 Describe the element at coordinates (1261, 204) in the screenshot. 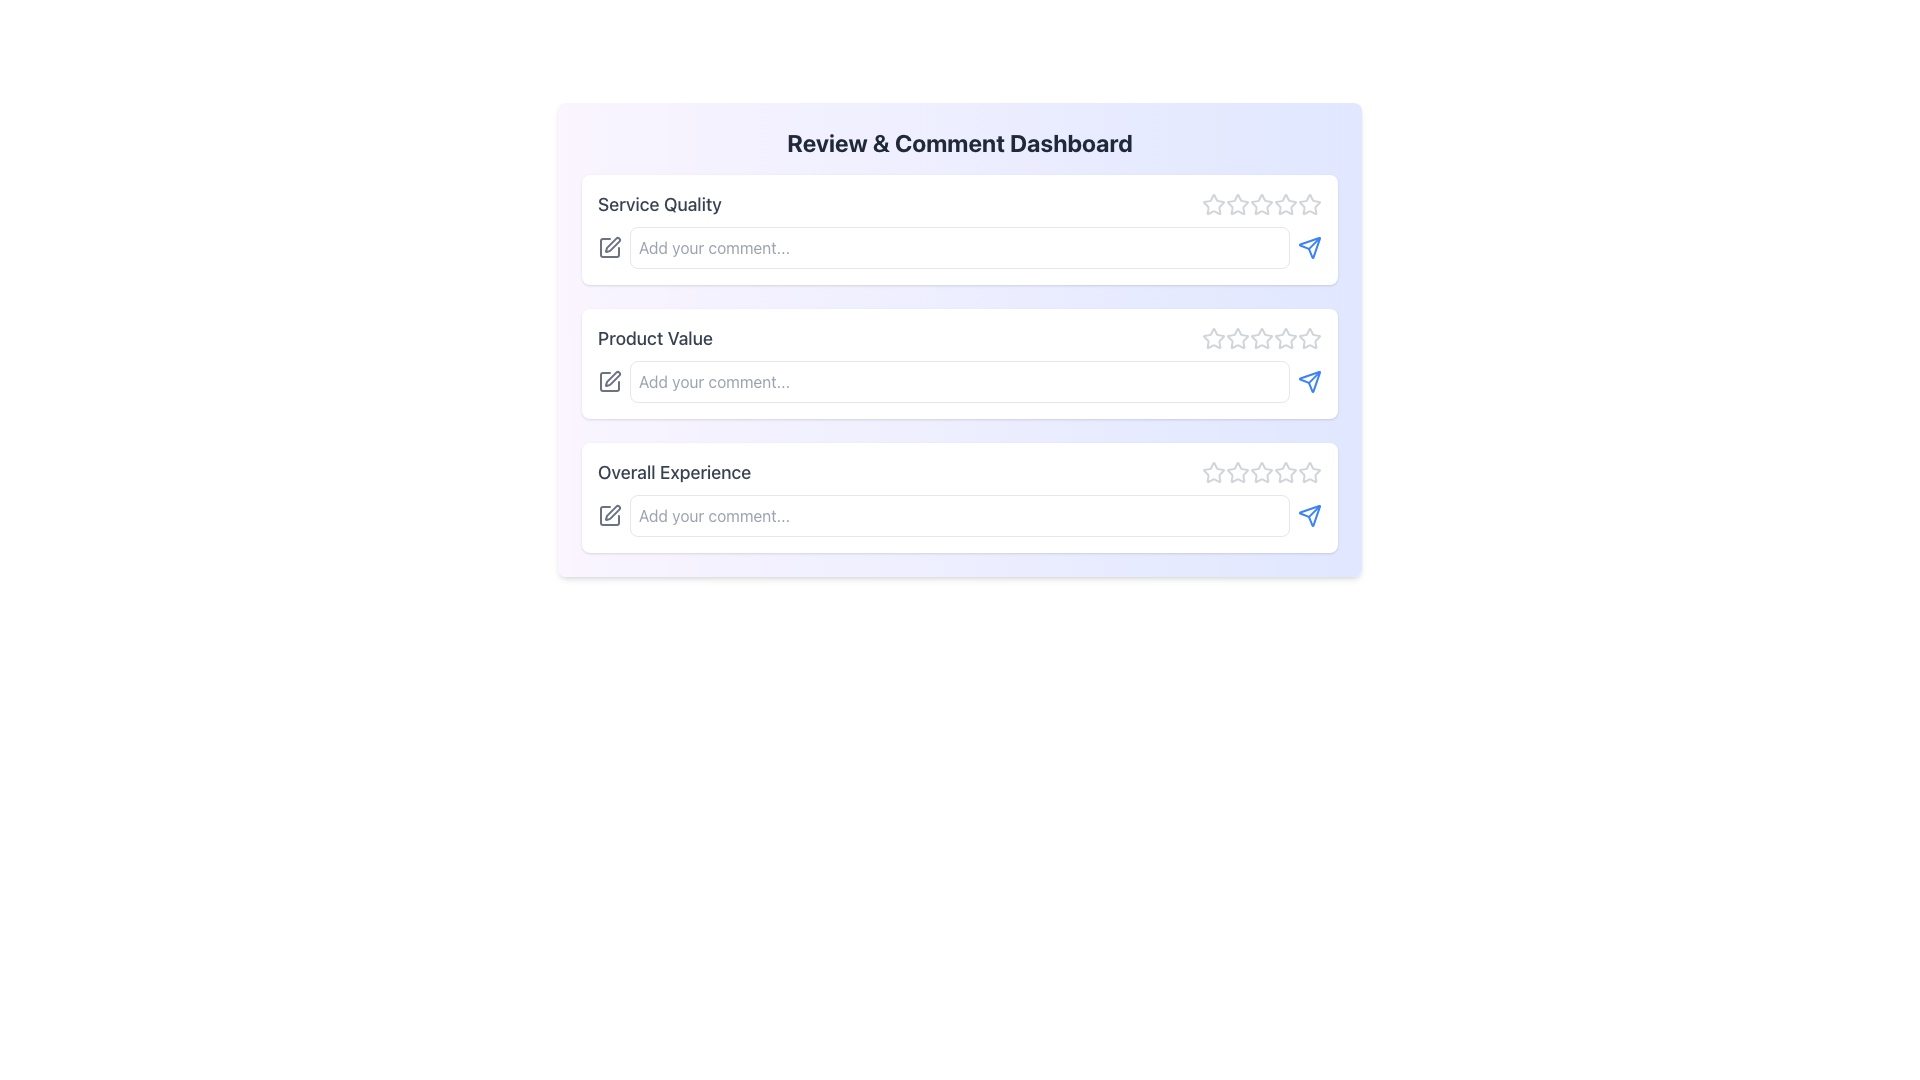

I see `the fourth star icon in the Service Quality rating section` at that location.